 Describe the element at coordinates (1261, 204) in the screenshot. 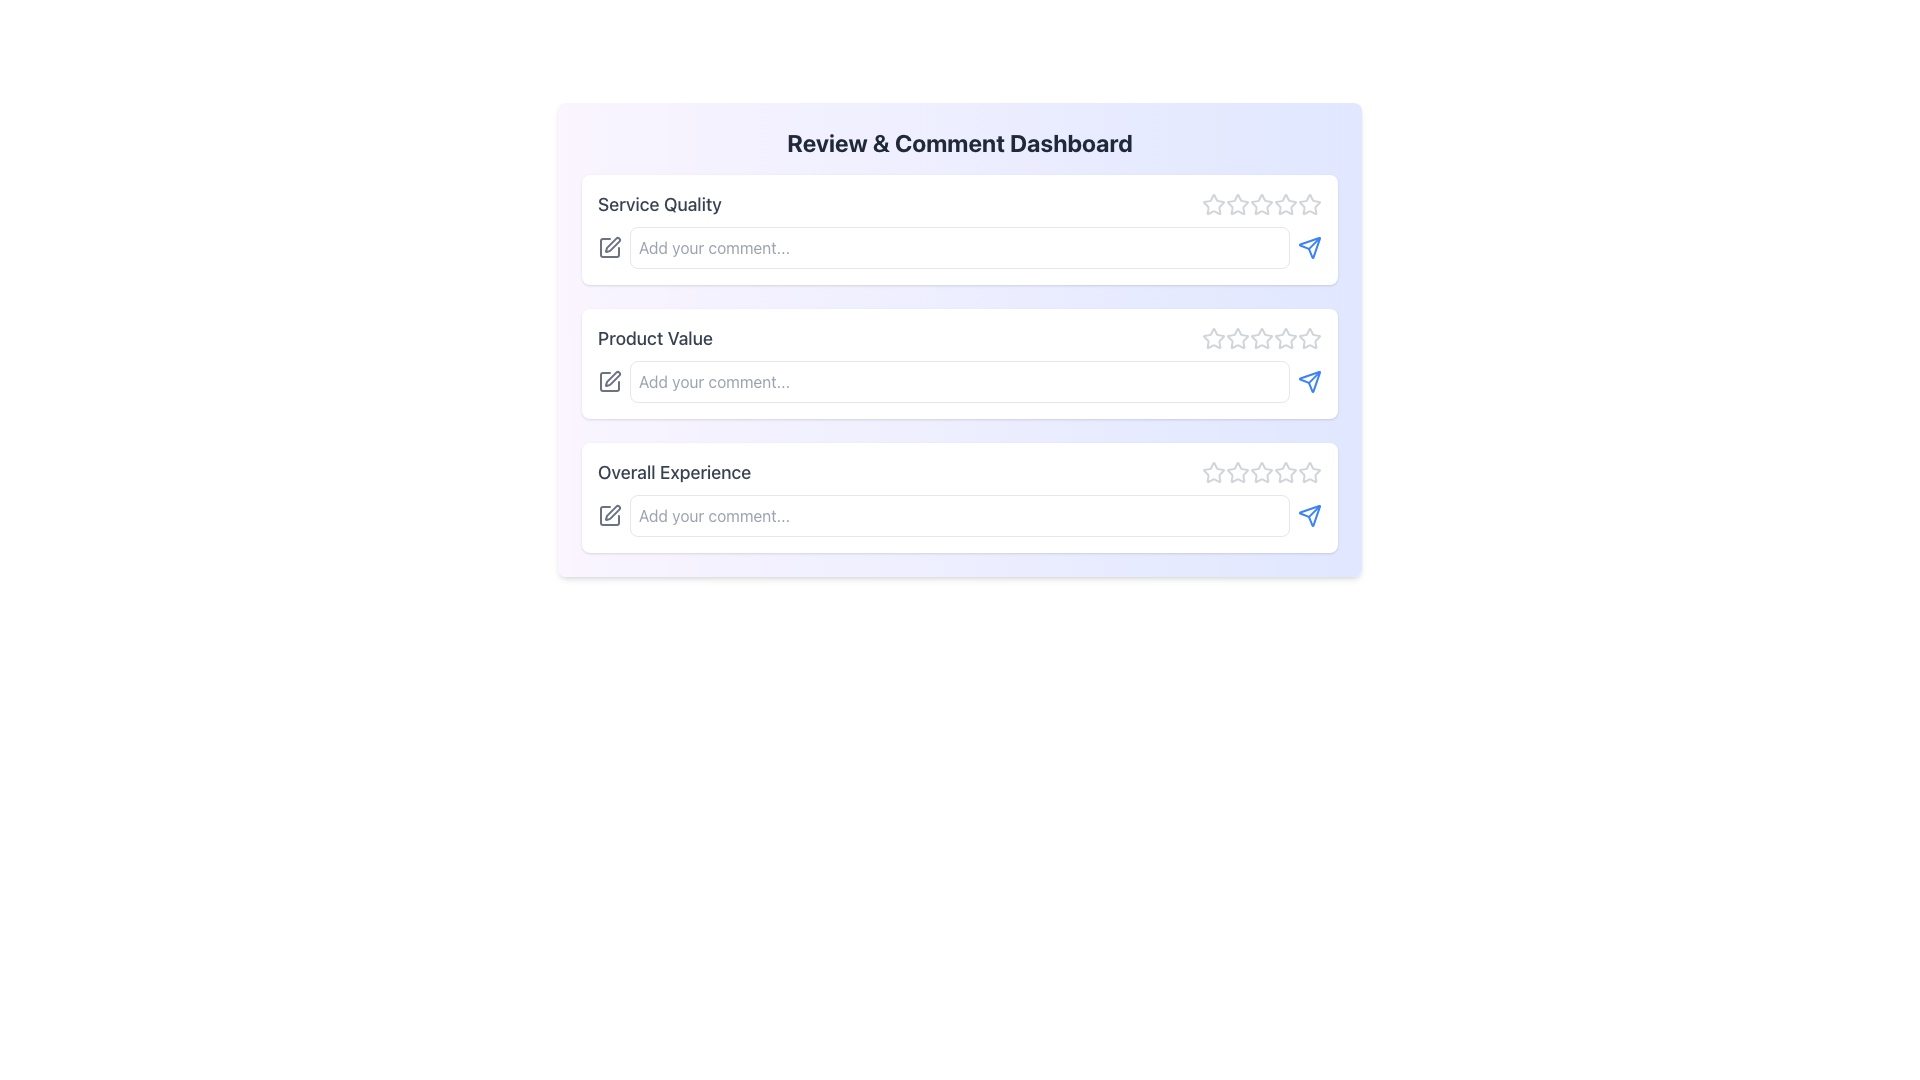

I see `the fourth star icon in the Service Quality rating section` at that location.